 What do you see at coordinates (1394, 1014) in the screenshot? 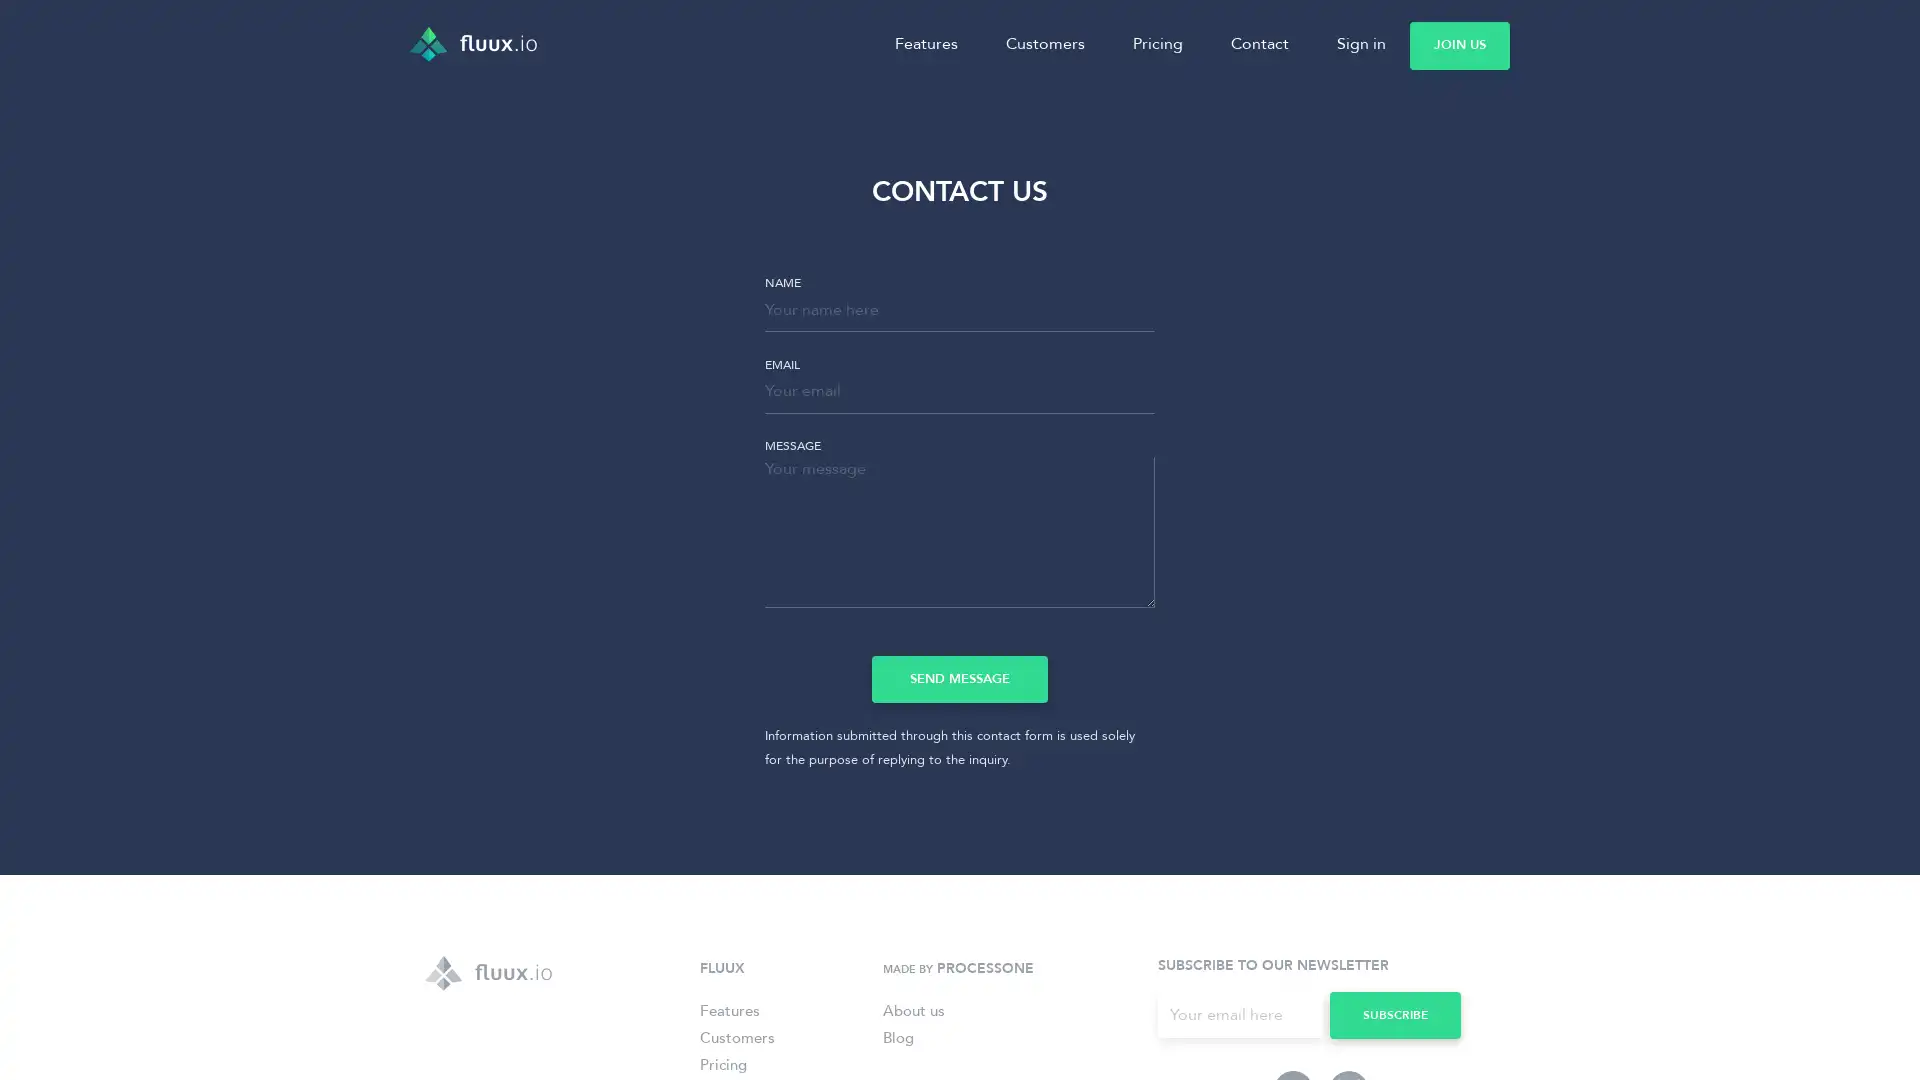
I see `SUBSCRIBE` at bounding box center [1394, 1014].